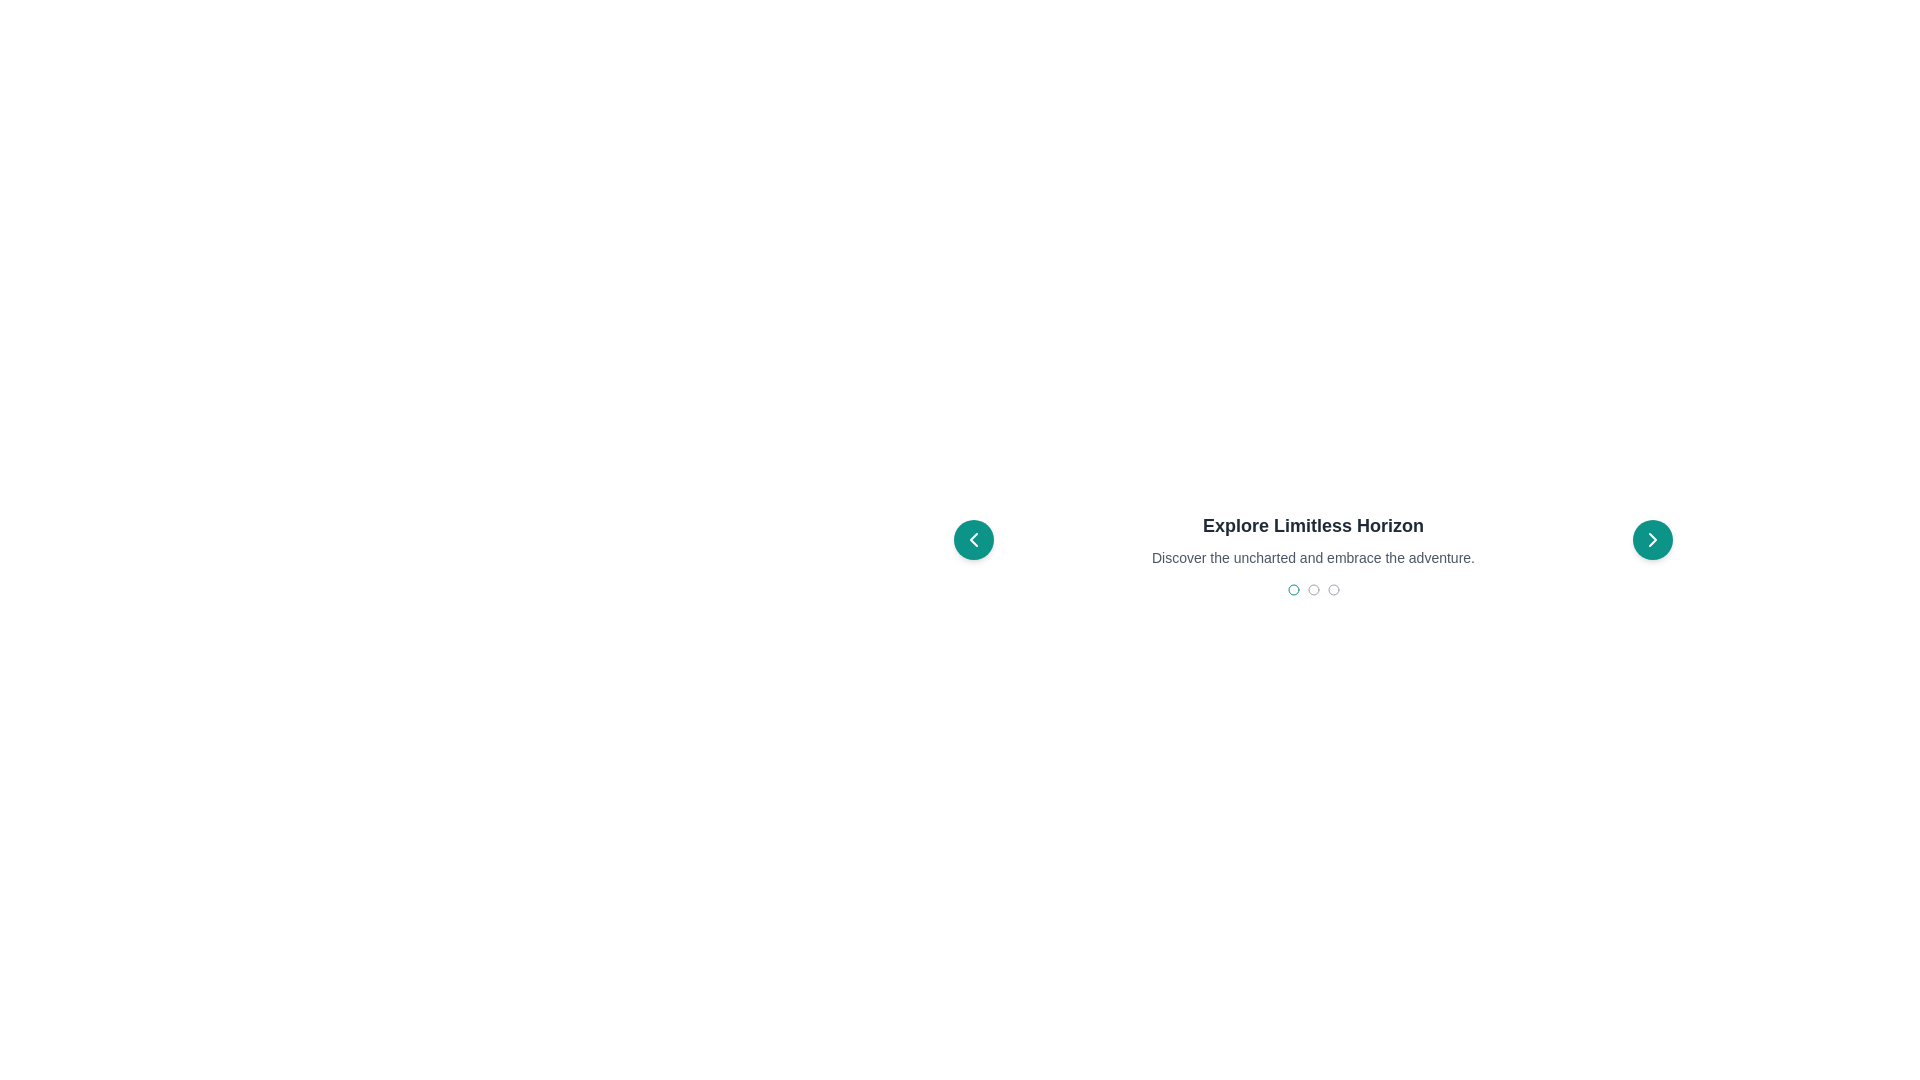 The width and height of the screenshot is (1920, 1080). Describe the element at coordinates (1313, 589) in the screenshot. I see `the second gray circular icon in the sequence of three interactive indicators located below the text 'Explore Limitless Horizon' and 'Discover the uncharted and embrace the adventure.'` at that location.